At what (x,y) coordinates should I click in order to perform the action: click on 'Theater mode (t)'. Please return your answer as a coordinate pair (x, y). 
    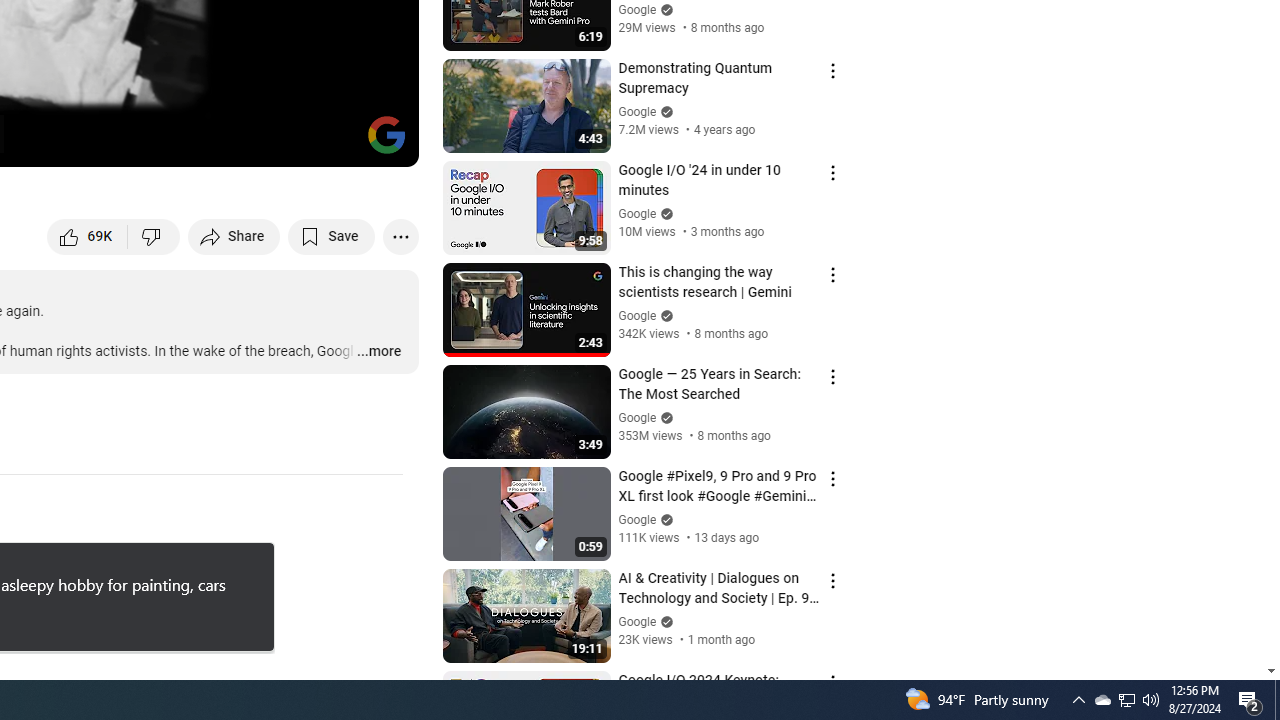
    Looking at the image, I should click on (334, 141).